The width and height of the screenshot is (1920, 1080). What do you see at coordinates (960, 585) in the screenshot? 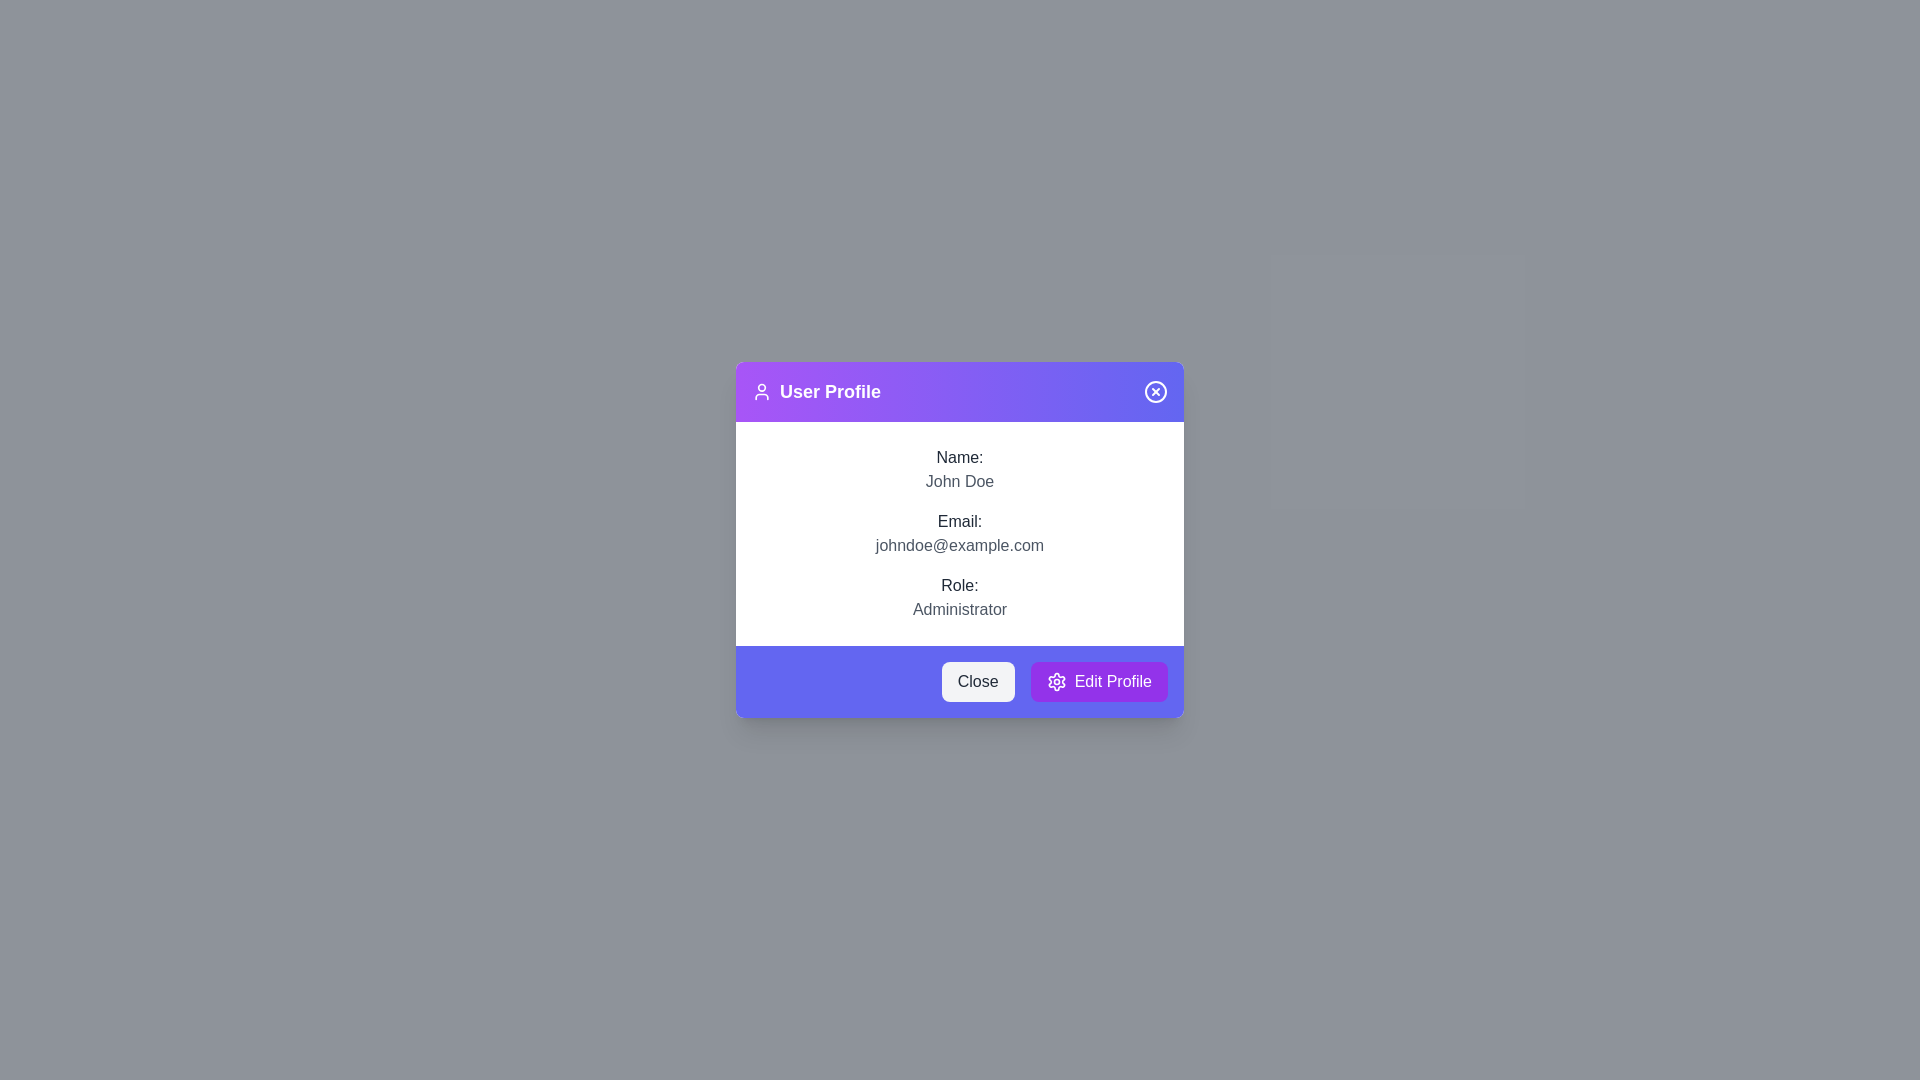
I see `the static text label displaying 'Role:' which is located in the user information dialog window, above the text 'Administrator'` at bounding box center [960, 585].